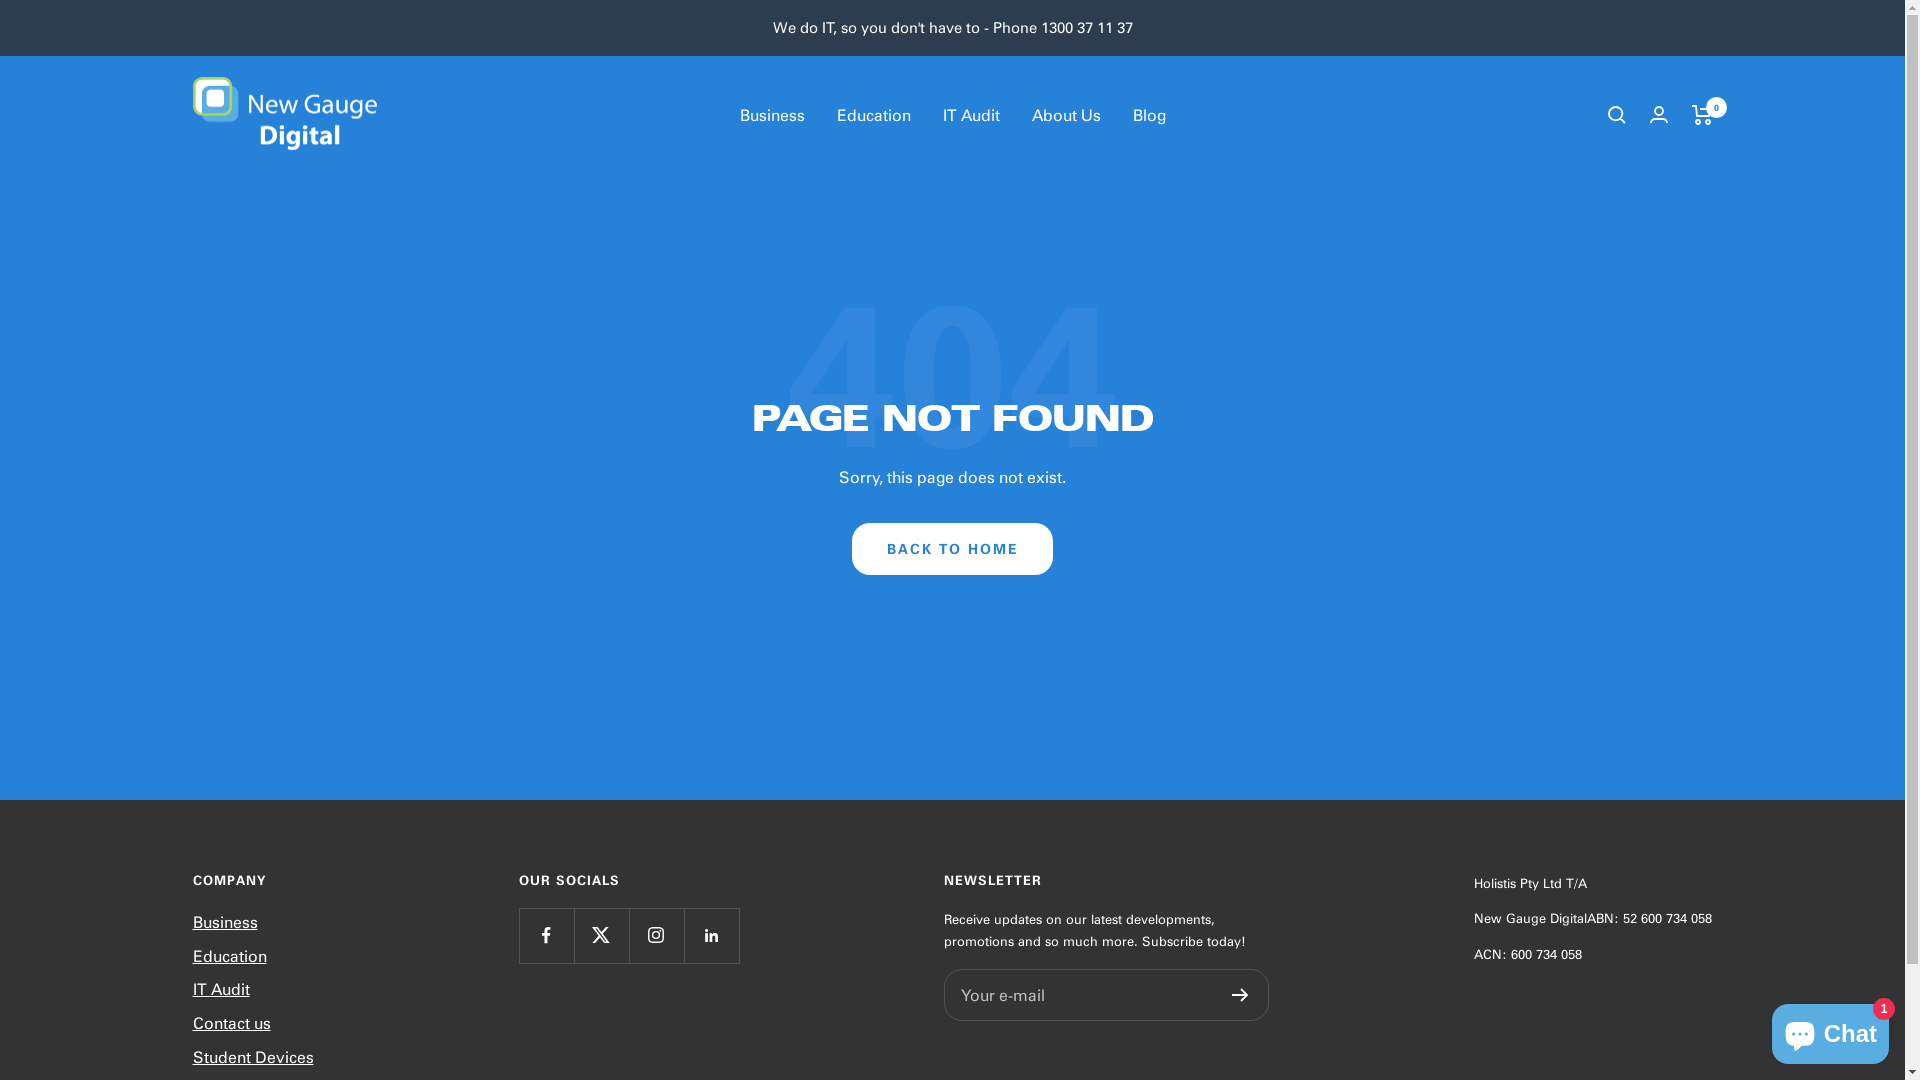 The image size is (1920, 1080). What do you see at coordinates (283, 115) in the screenshot?
I see `'New Gauge Digital'` at bounding box center [283, 115].